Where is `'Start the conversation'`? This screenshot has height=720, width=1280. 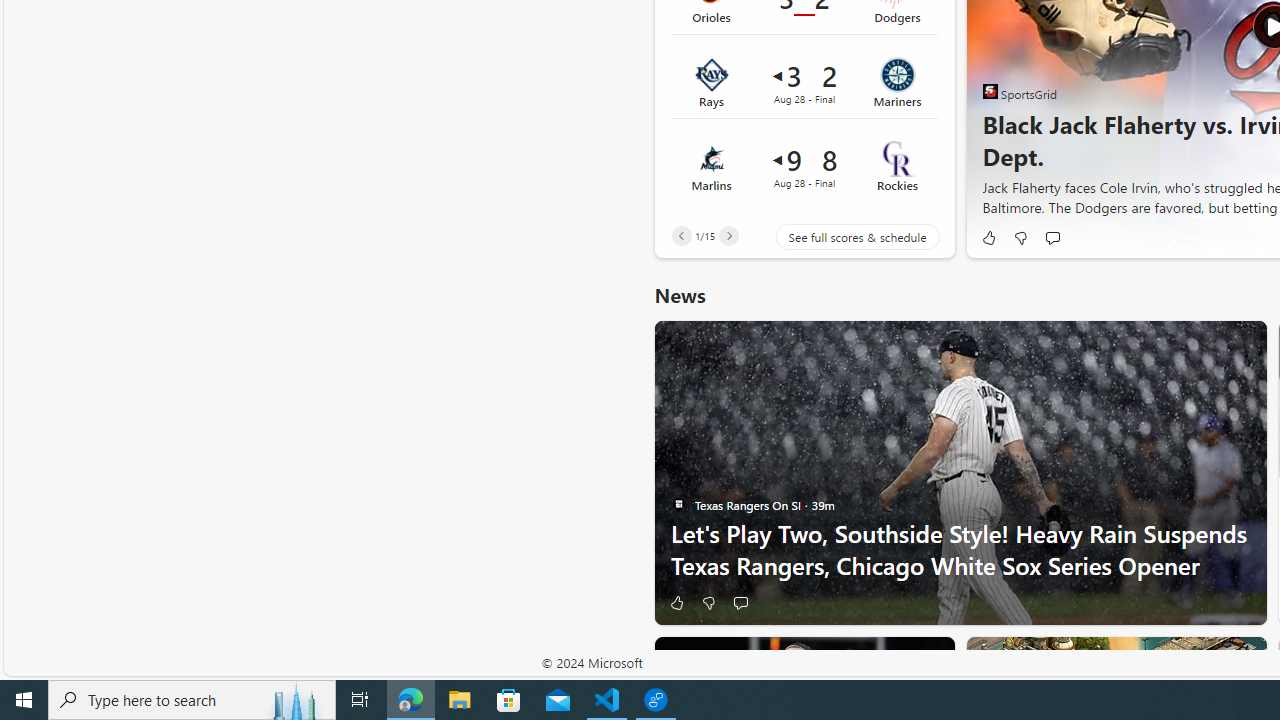 'Start the conversation' is located at coordinates (739, 601).